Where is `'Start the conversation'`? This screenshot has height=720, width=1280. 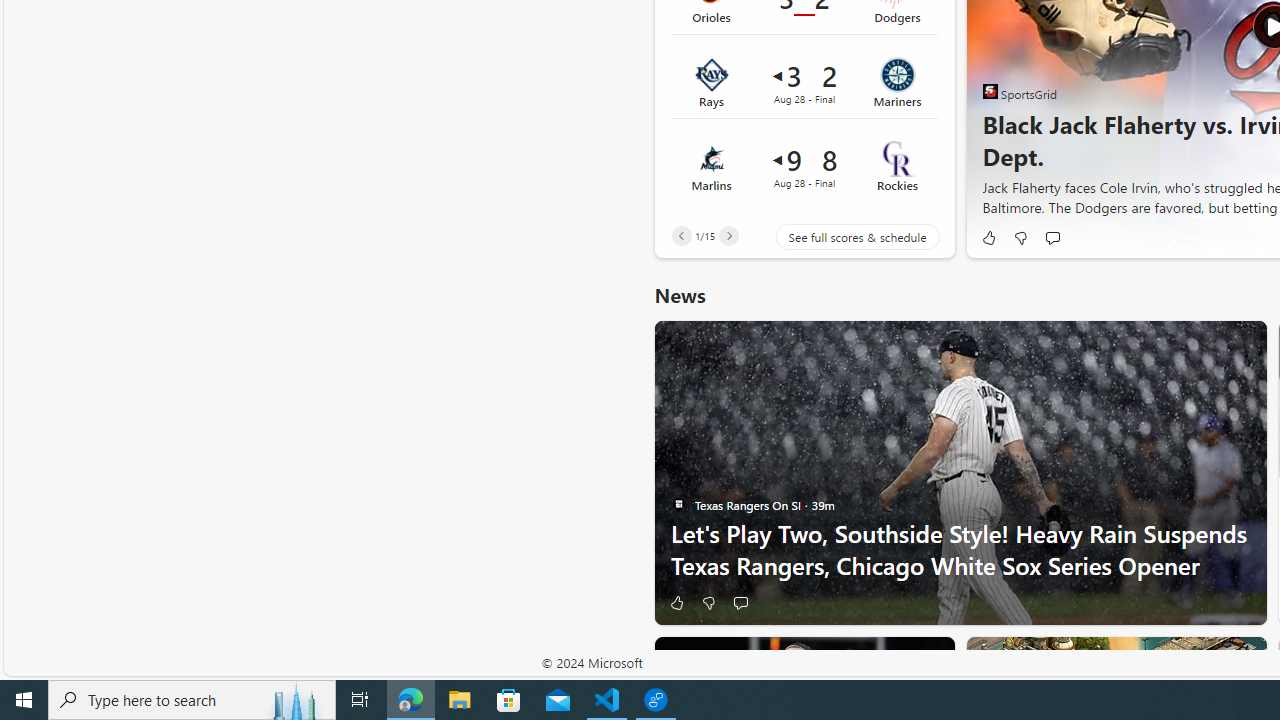 'Start the conversation' is located at coordinates (739, 601).